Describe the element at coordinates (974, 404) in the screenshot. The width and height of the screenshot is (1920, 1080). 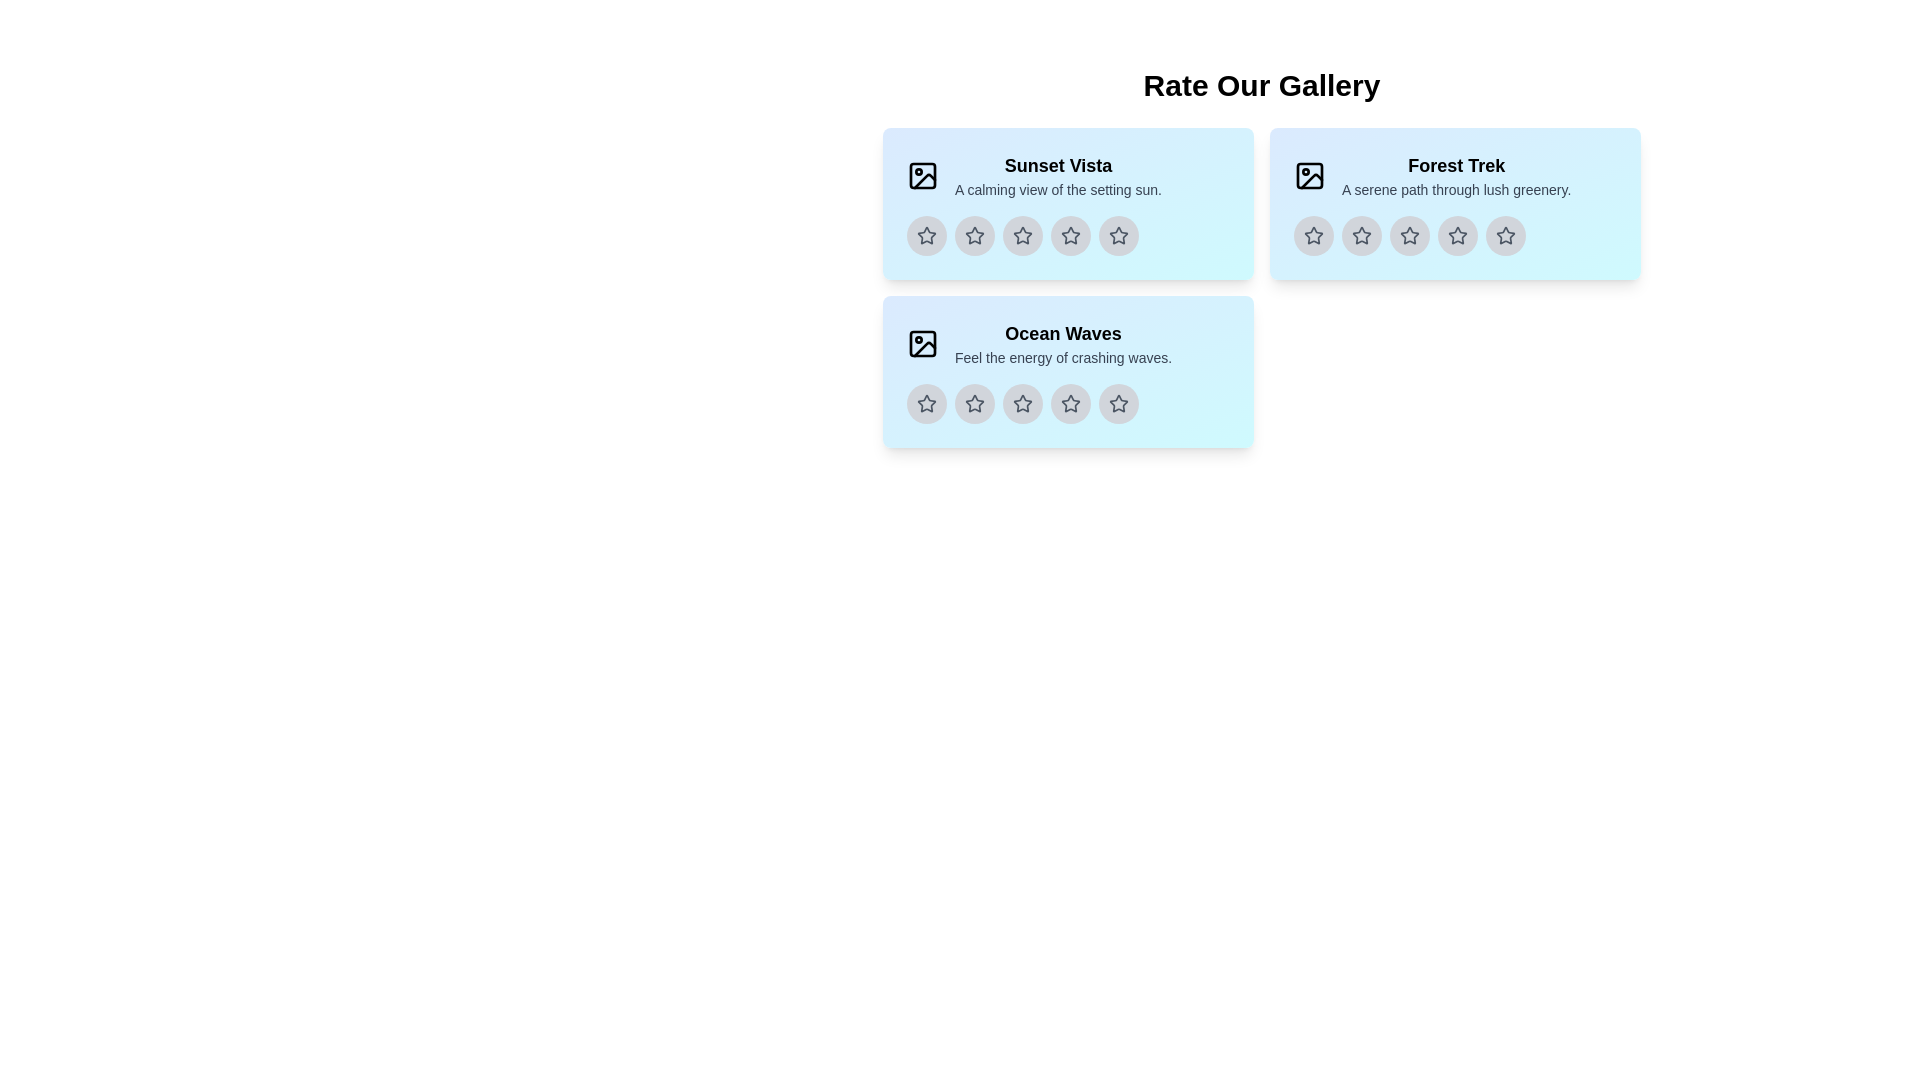
I see `the first gray outlined star icon within the rating section of the 'Ocean Waves' card` at that location.